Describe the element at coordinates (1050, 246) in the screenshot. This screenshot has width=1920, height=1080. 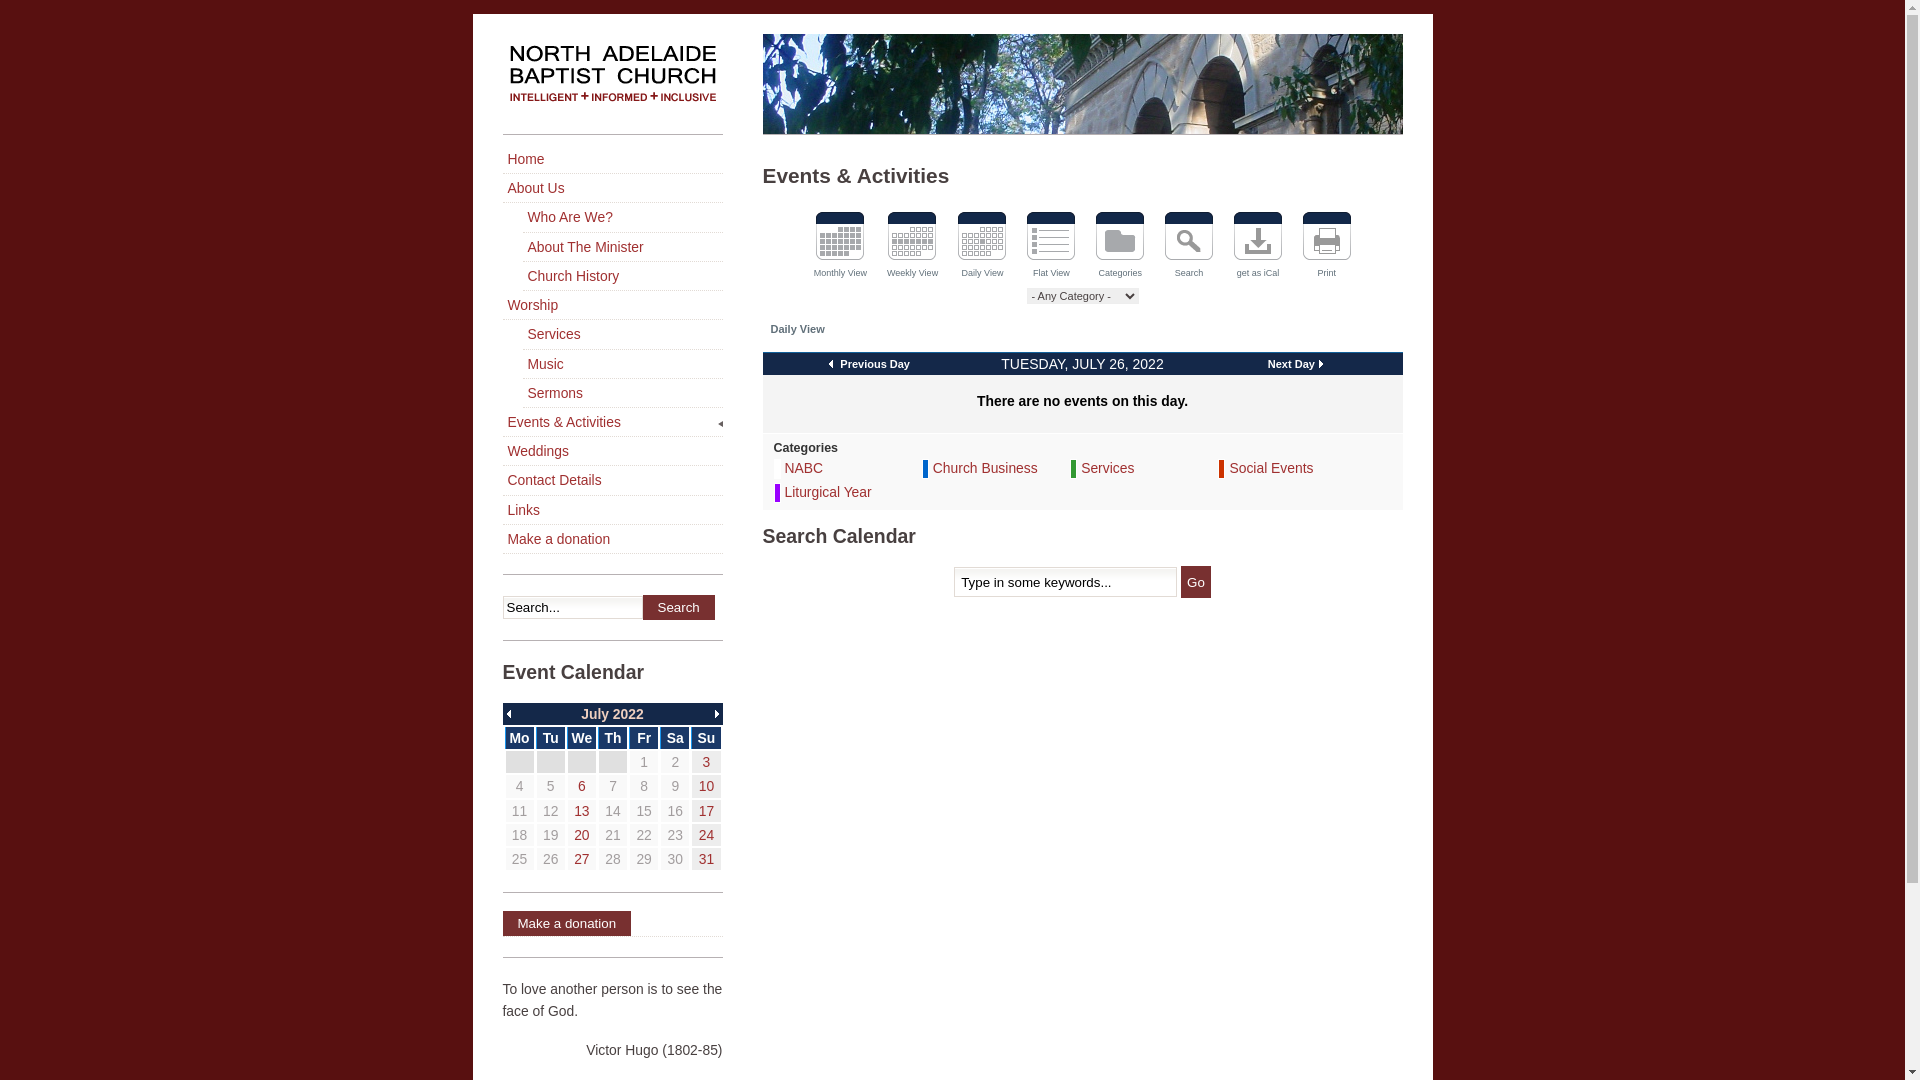
I see `'Flat View'` at that location.